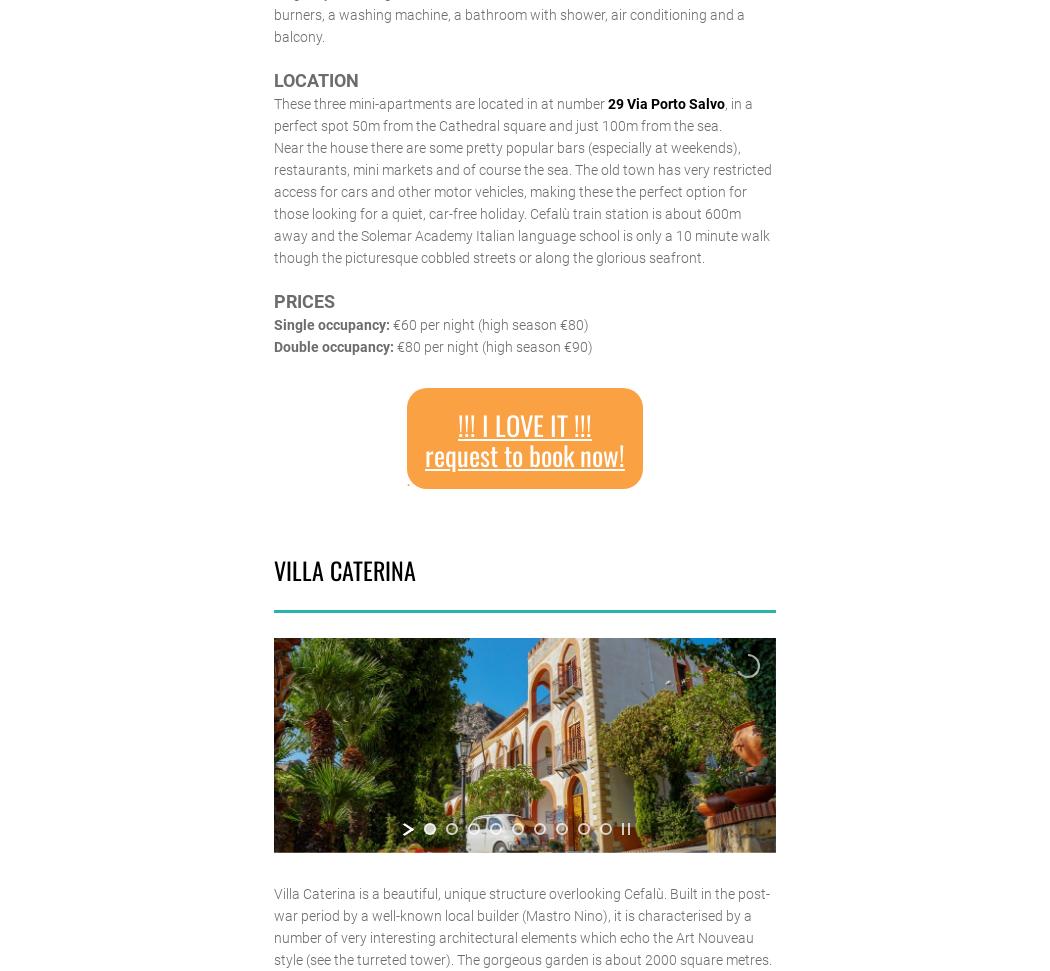 This screenshot has width=1050, height=971. I want to click on 'LOCATION', so click(315, 78).